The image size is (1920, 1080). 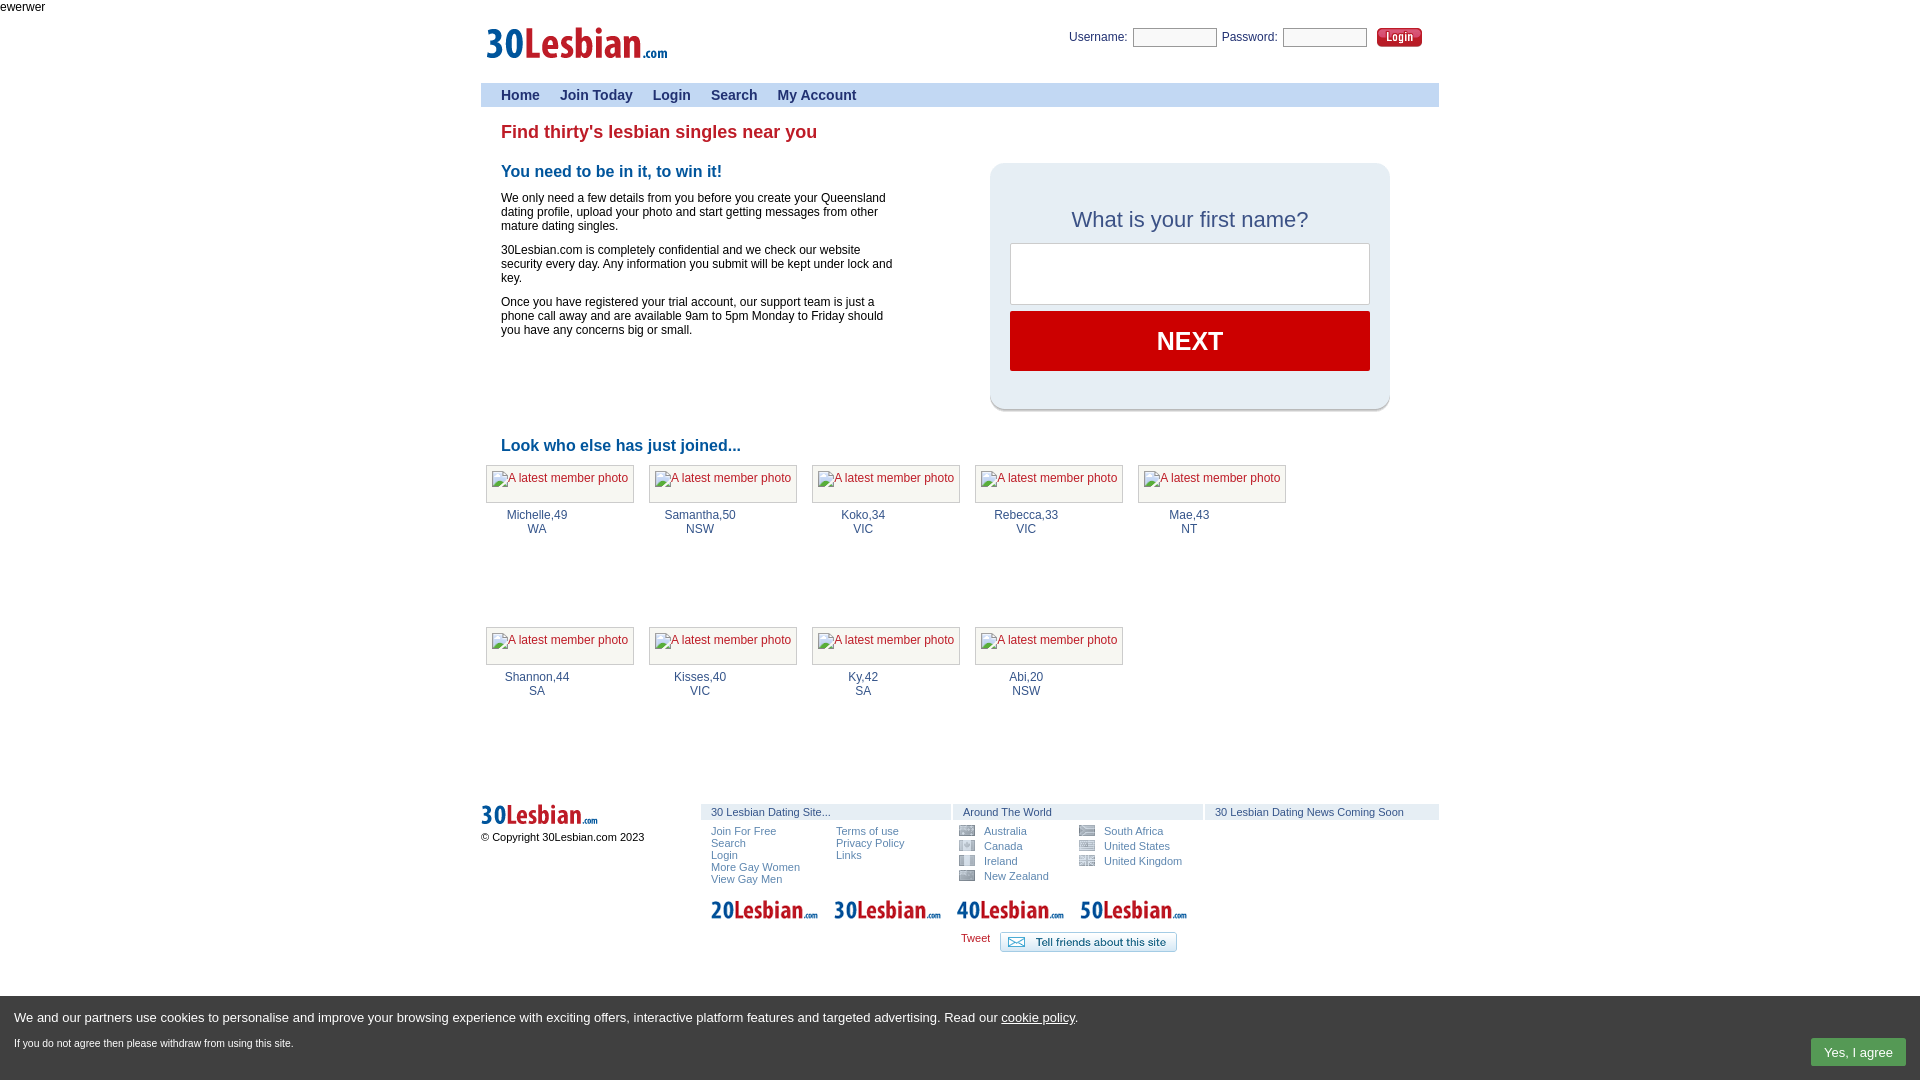 What do you see at coordinates (1011, 830) in the screenshot?
I see `'Australia'` at bounding box center [1011, 830].